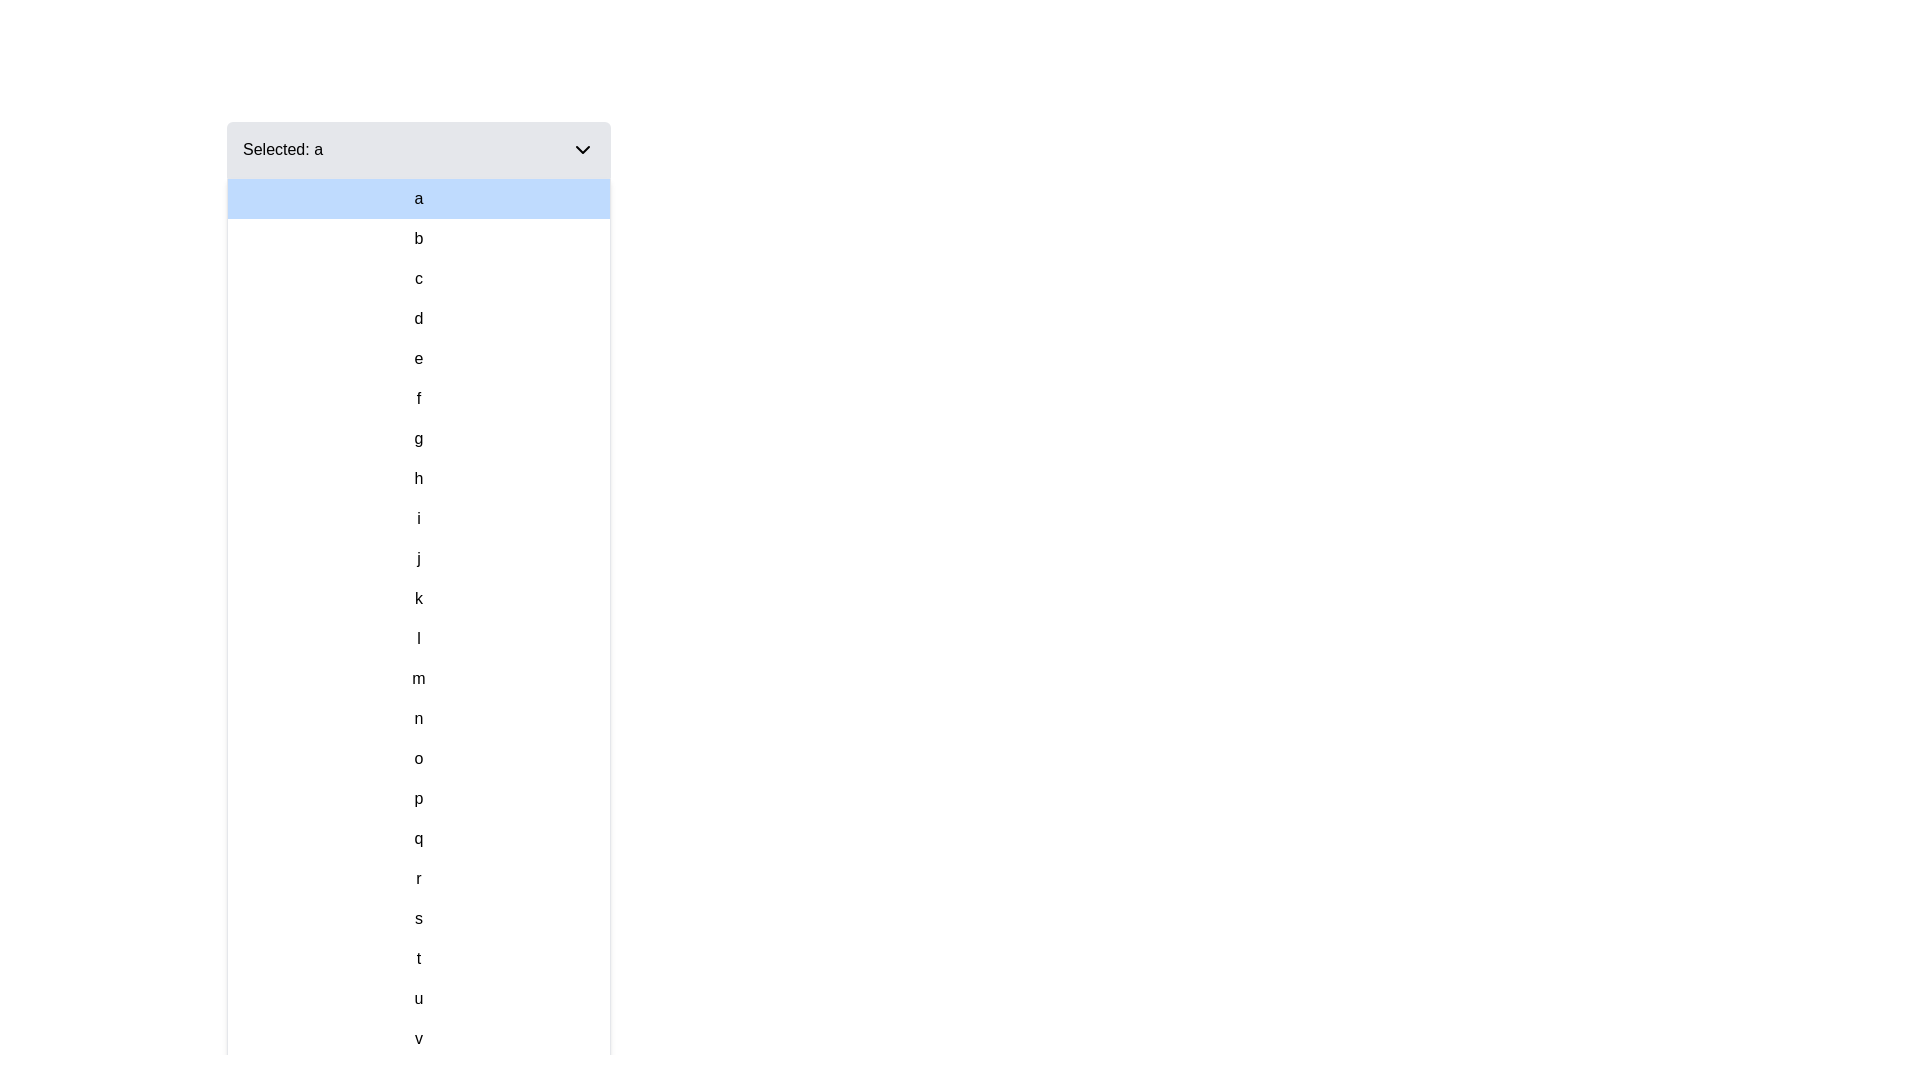  Describe the element at coordinates (417, 999) in the screenshot. I see `the selectable list option representing the letter 'u' in the dropdown menu to trigger a visual effect` at that location.